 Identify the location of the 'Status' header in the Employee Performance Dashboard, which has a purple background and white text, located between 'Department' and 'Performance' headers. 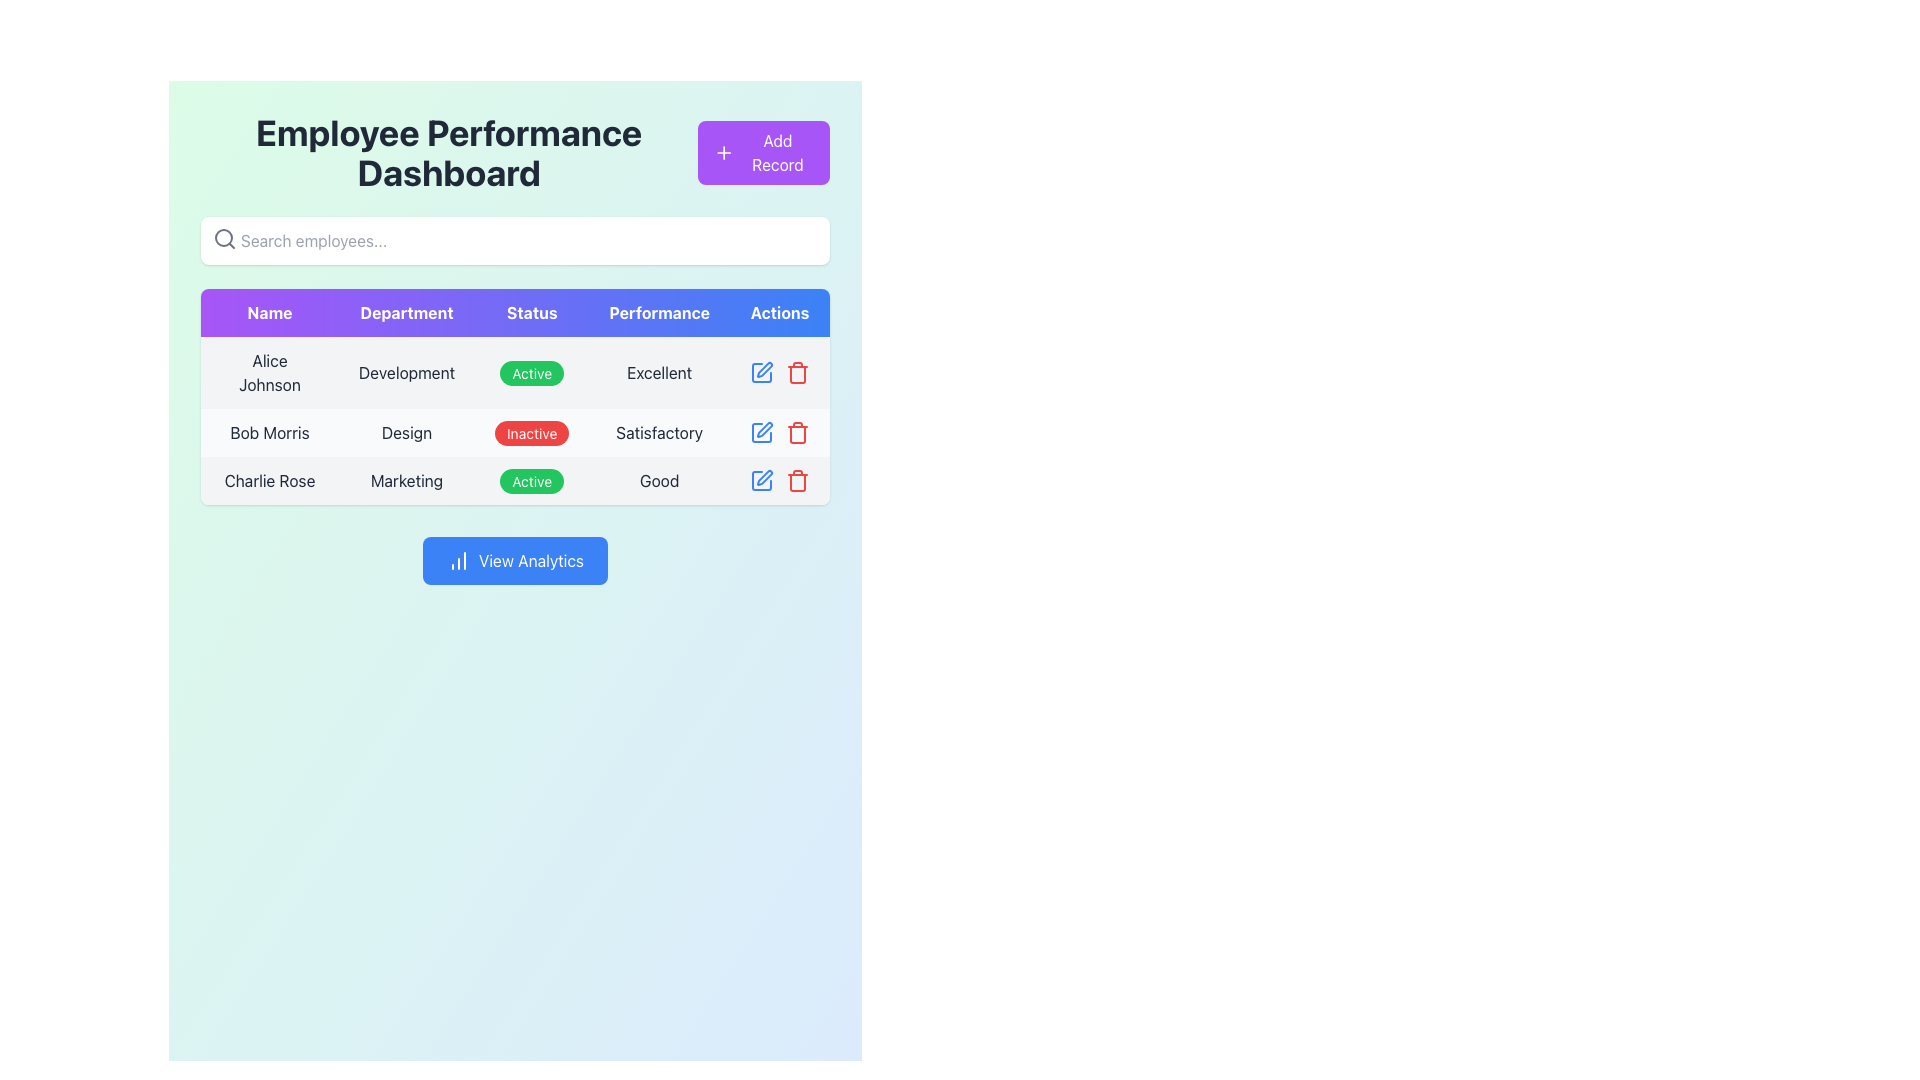
(532, 312).